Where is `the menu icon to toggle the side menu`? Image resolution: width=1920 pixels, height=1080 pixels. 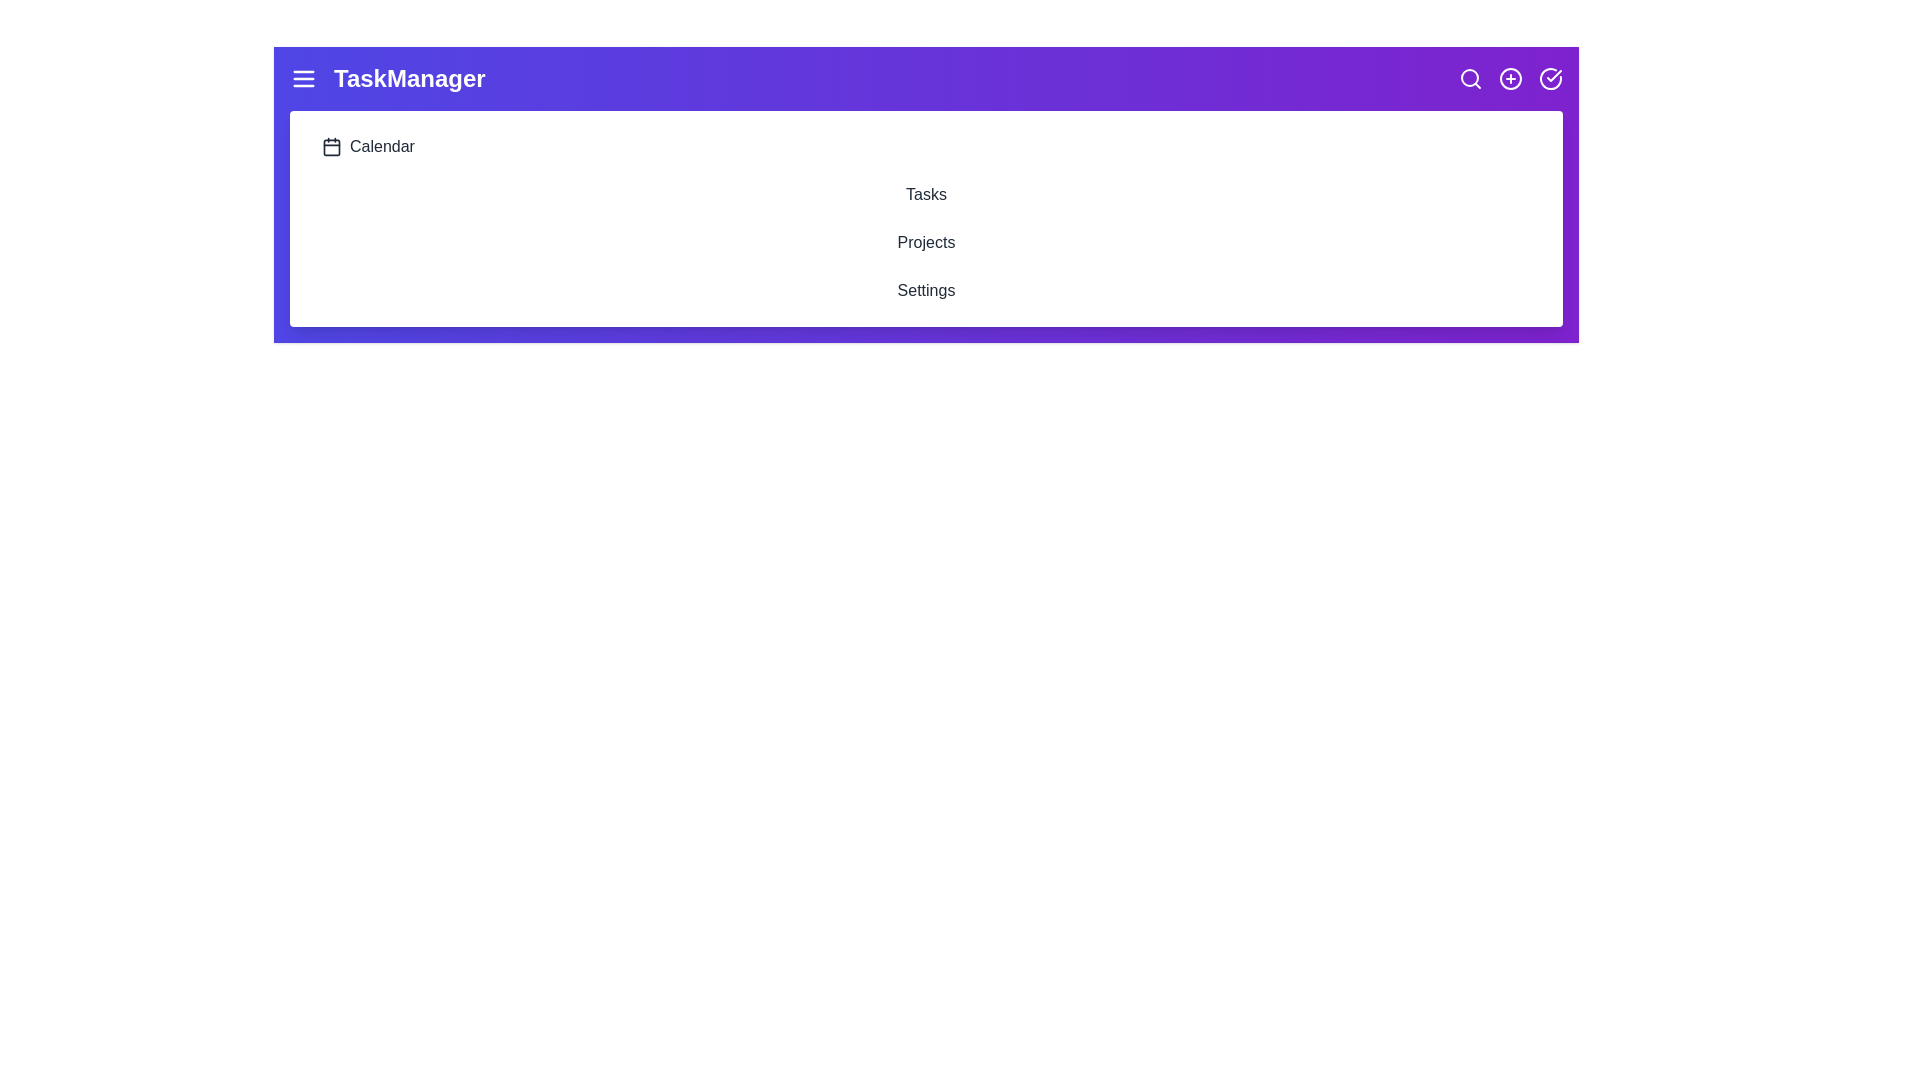
the menu icon to toggle the side menu is located at coordinates (302, 77).